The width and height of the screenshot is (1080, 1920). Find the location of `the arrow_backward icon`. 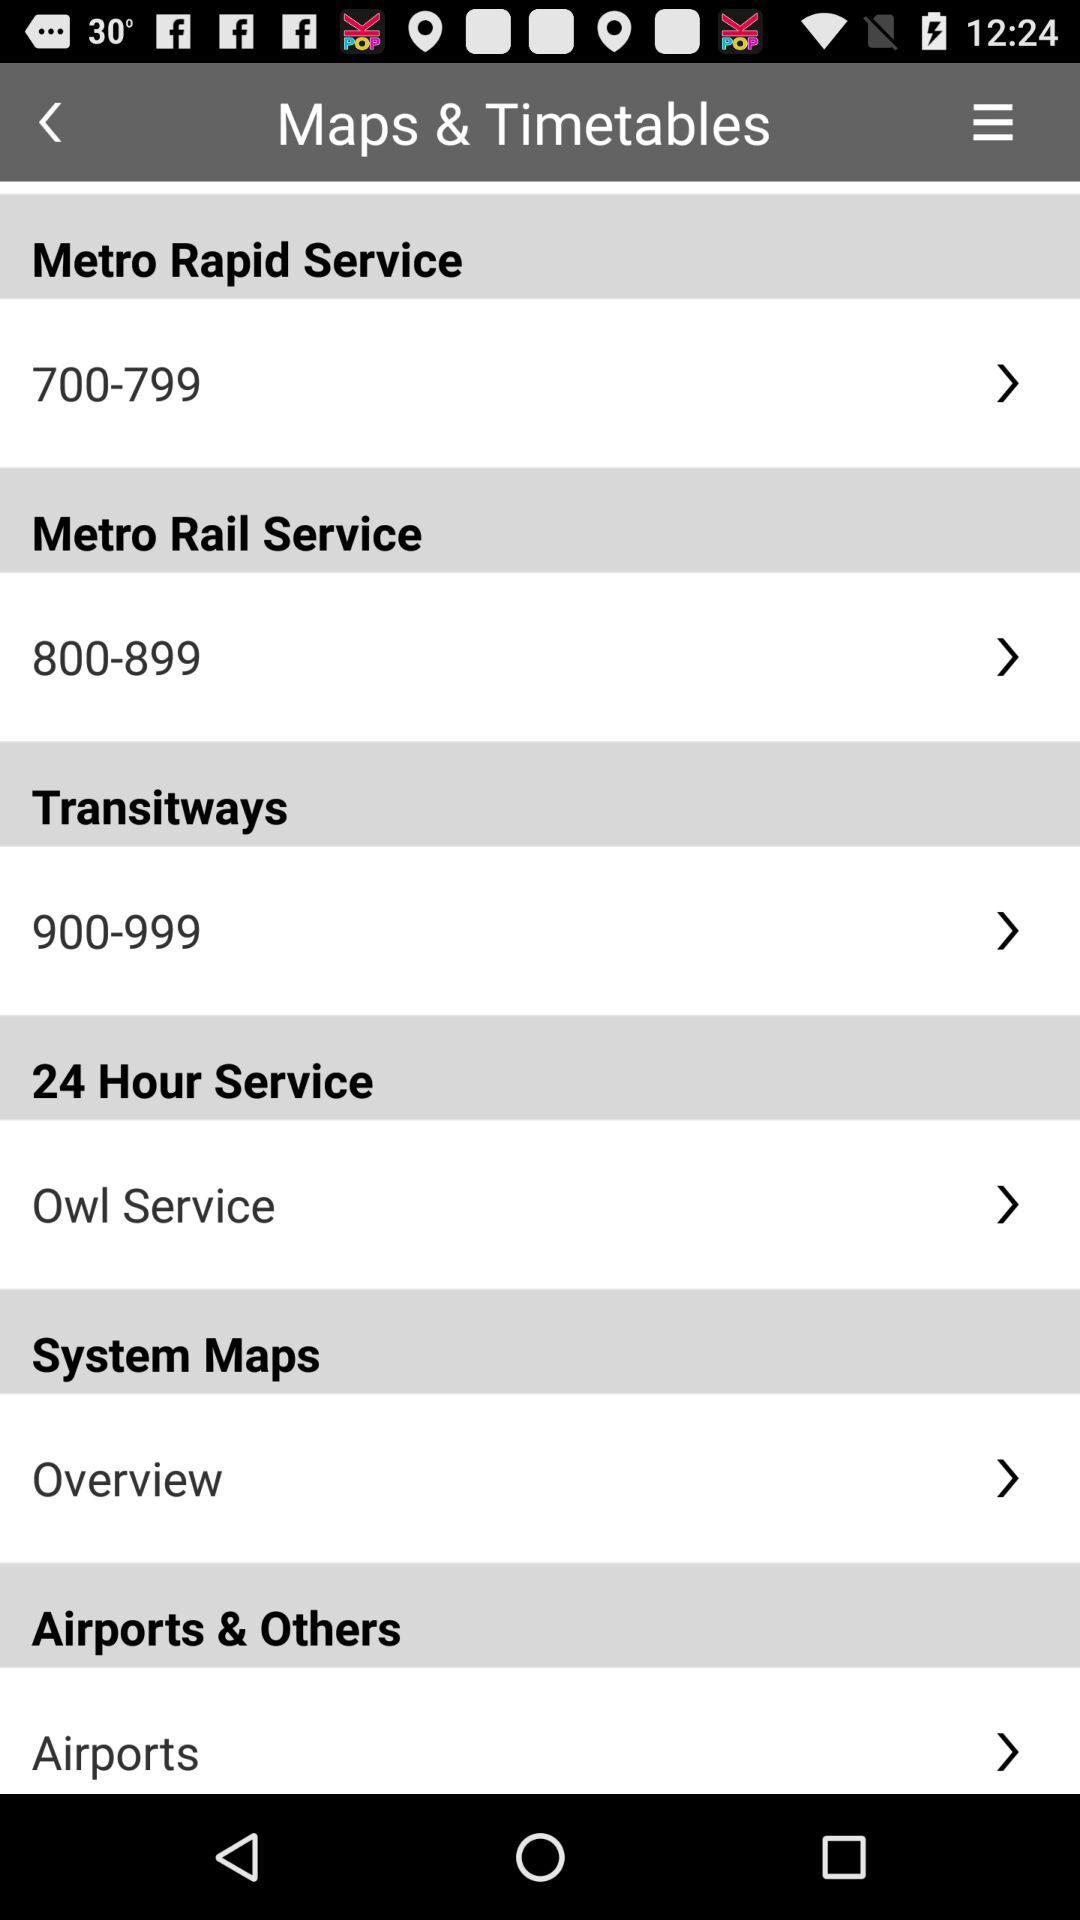

the arrow_backward icon is located at coordinates (48, 129).